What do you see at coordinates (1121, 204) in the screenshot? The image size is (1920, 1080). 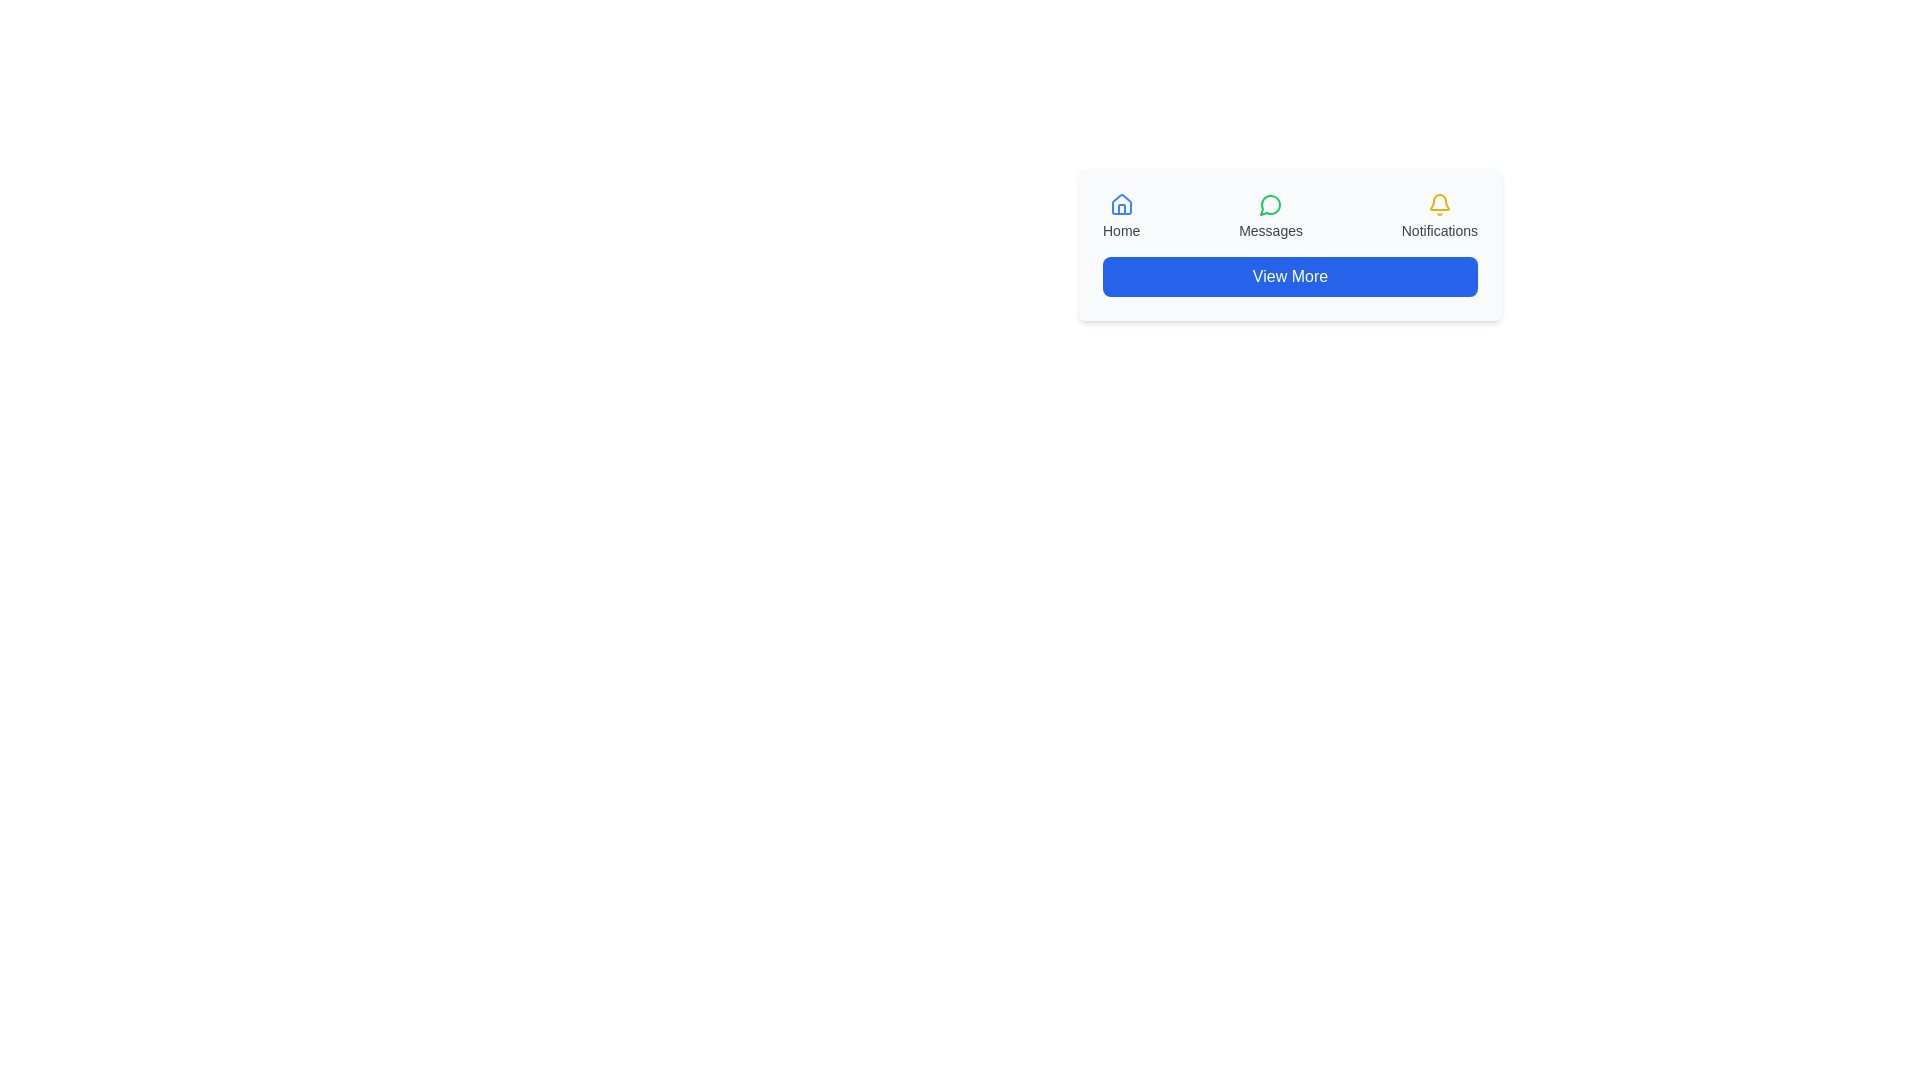 I see `the 'Home' icon located at the top-right side of the interface, beneath the text 'Home', to navigate to the homepage` at bounding box center [1121, 204].